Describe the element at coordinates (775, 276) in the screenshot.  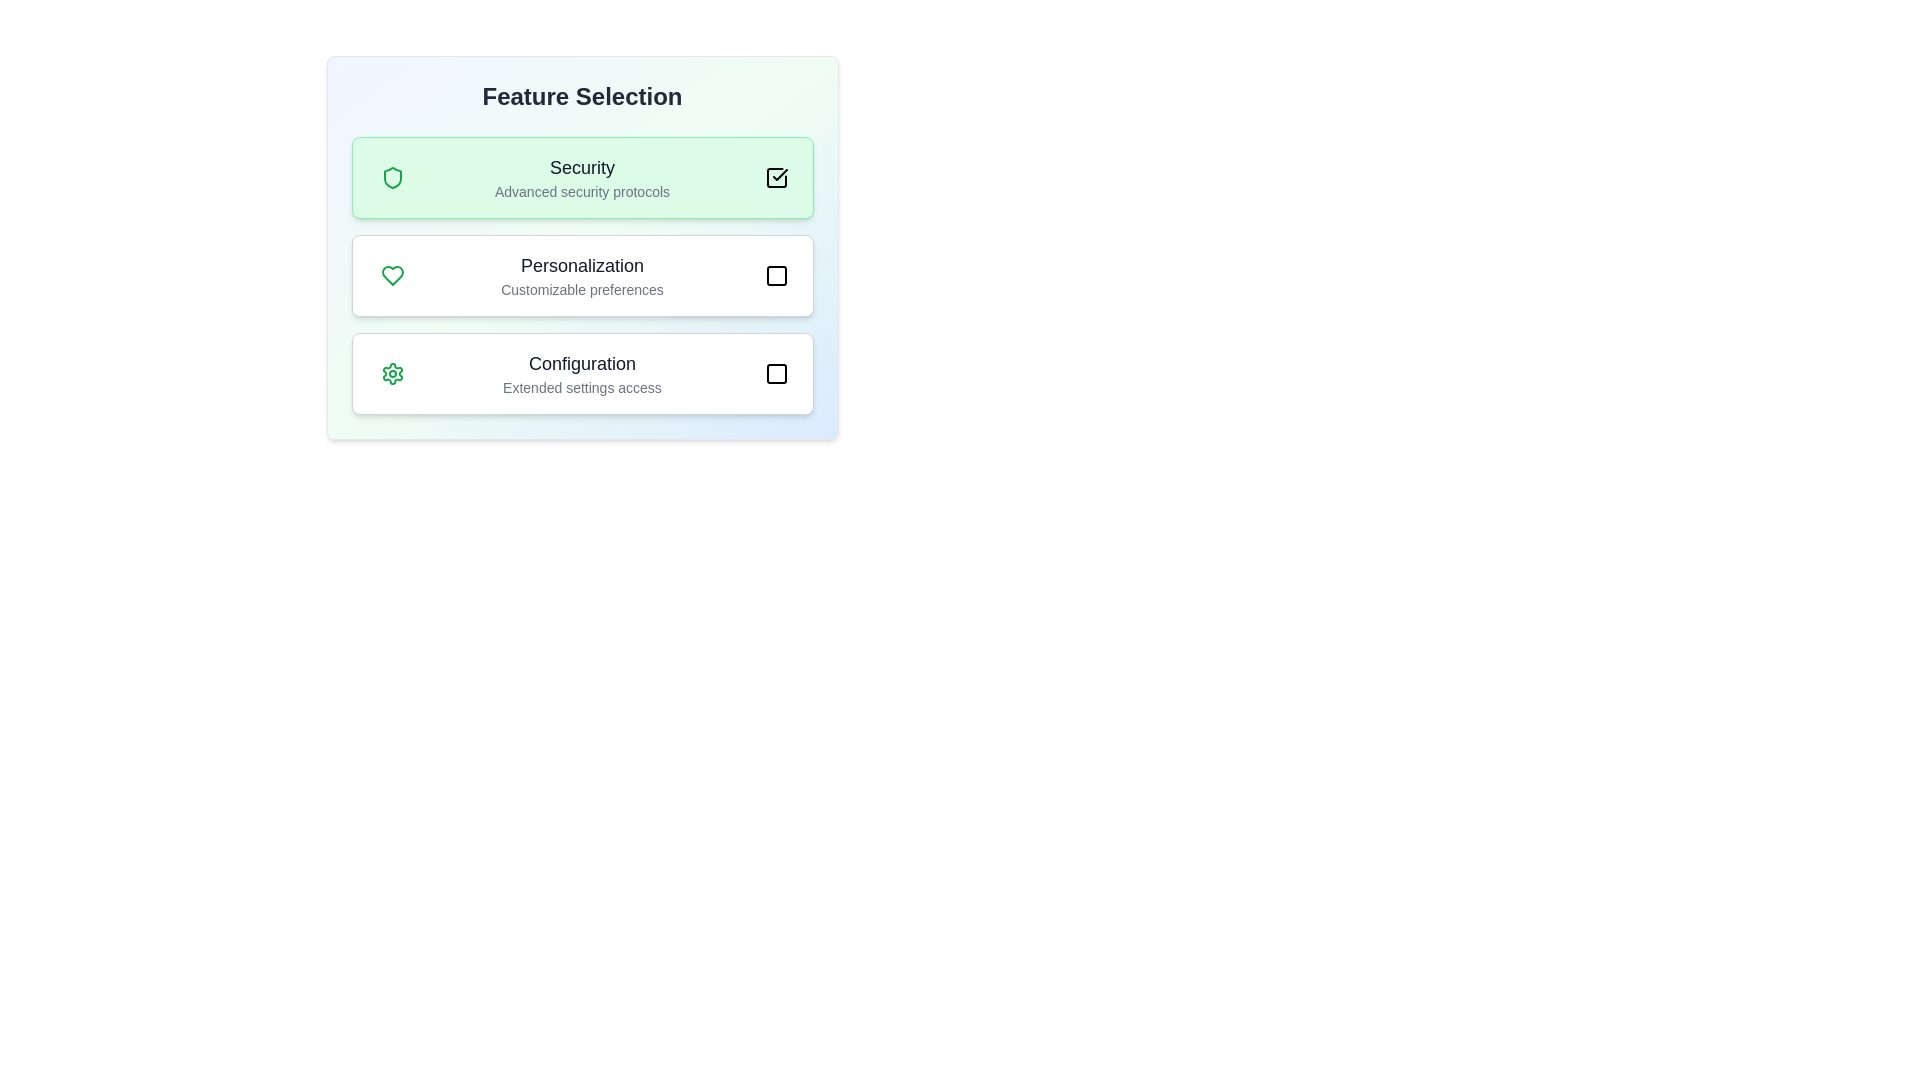
I see `the toggle button located at the far right of the row containing the text 'Personalization: Customizable preferences'` at that location.